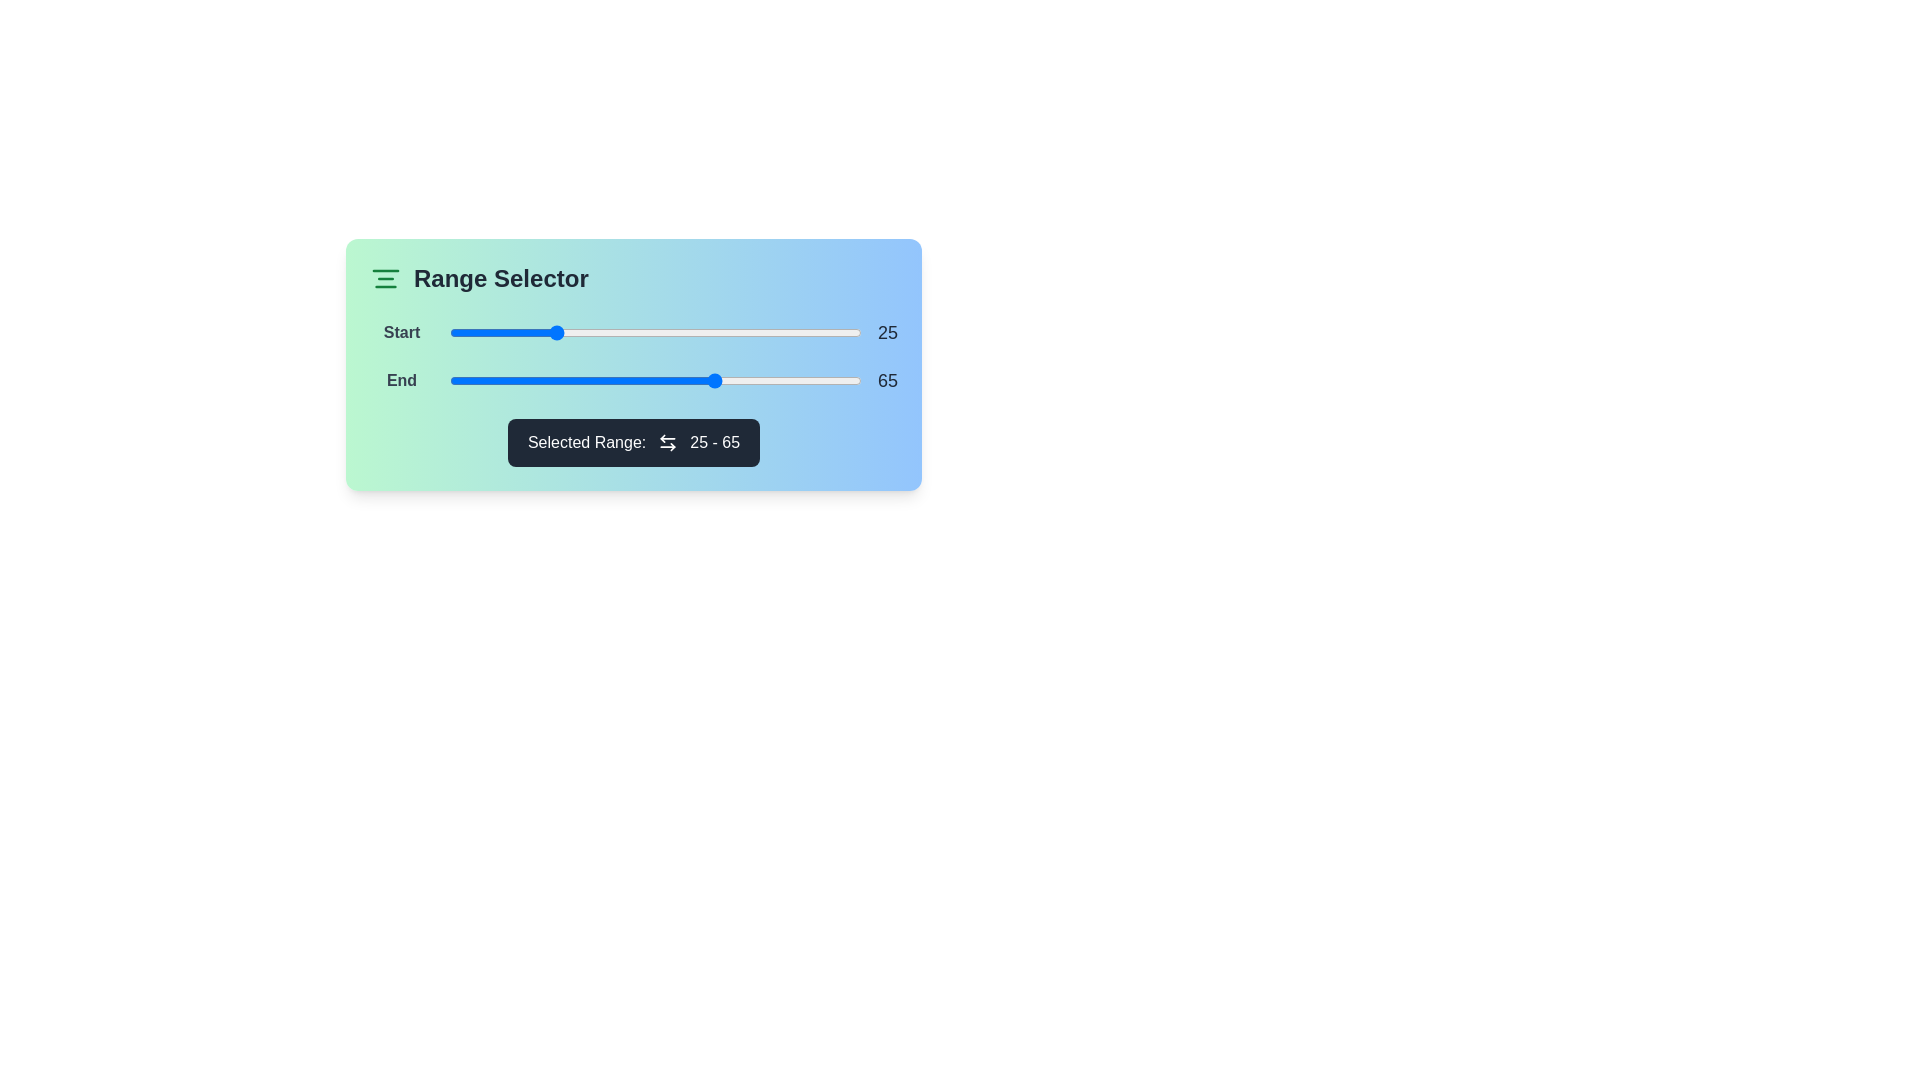 The image size is (1920, 1080). Describe the element at coordinates (499, 381) in the screenshot. I see `the end range slider to 12 by dragging it to the desired position` at that location.